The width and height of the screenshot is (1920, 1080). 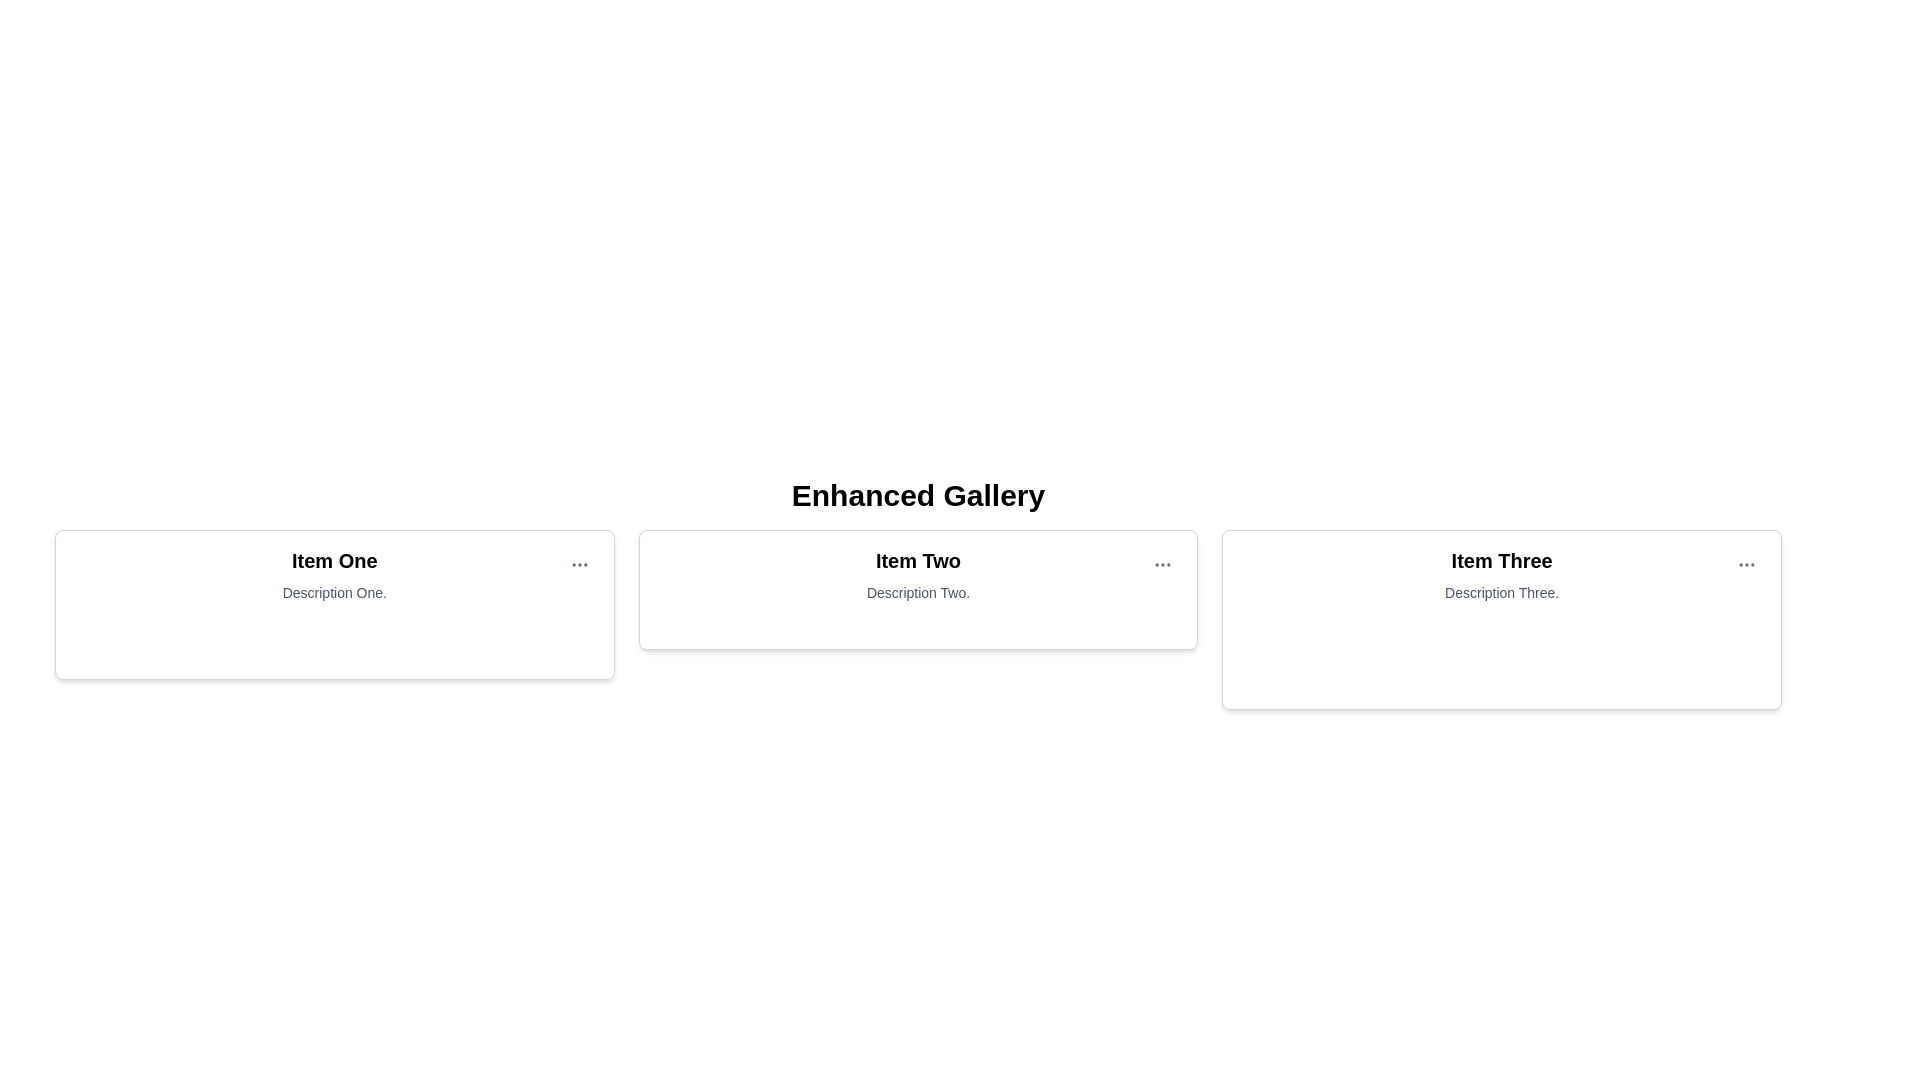 What do you see at coordinates (917, 574) in the screenshot?
I see `the card in the gallery layout that displays an item with a title and description, located directly below the 'Enhanced Gallery' text` at bounding box center [917, 574].